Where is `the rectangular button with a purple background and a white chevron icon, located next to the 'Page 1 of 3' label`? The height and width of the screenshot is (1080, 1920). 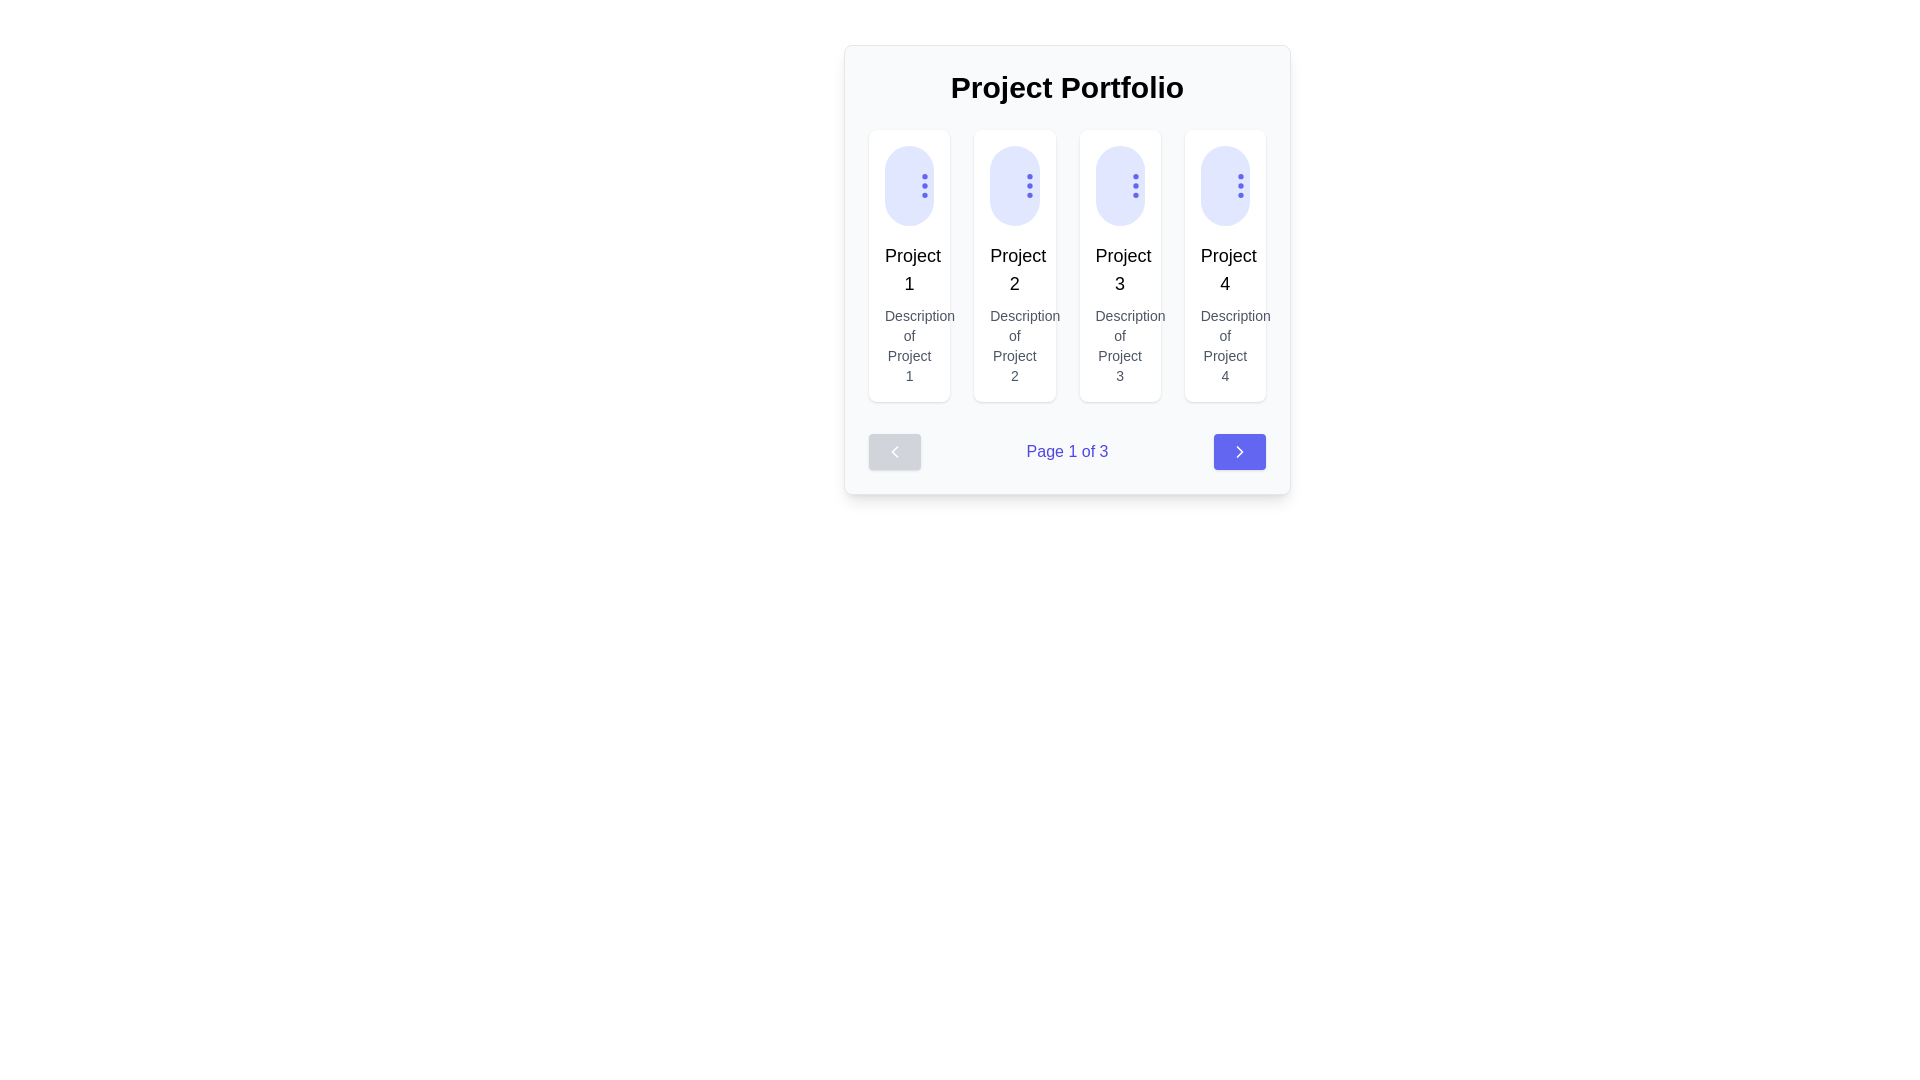 the rectangular button with a purple background and a white chevron icon, located next to the 'Page 1 of 3' label is located at coordinates (1238, 451).